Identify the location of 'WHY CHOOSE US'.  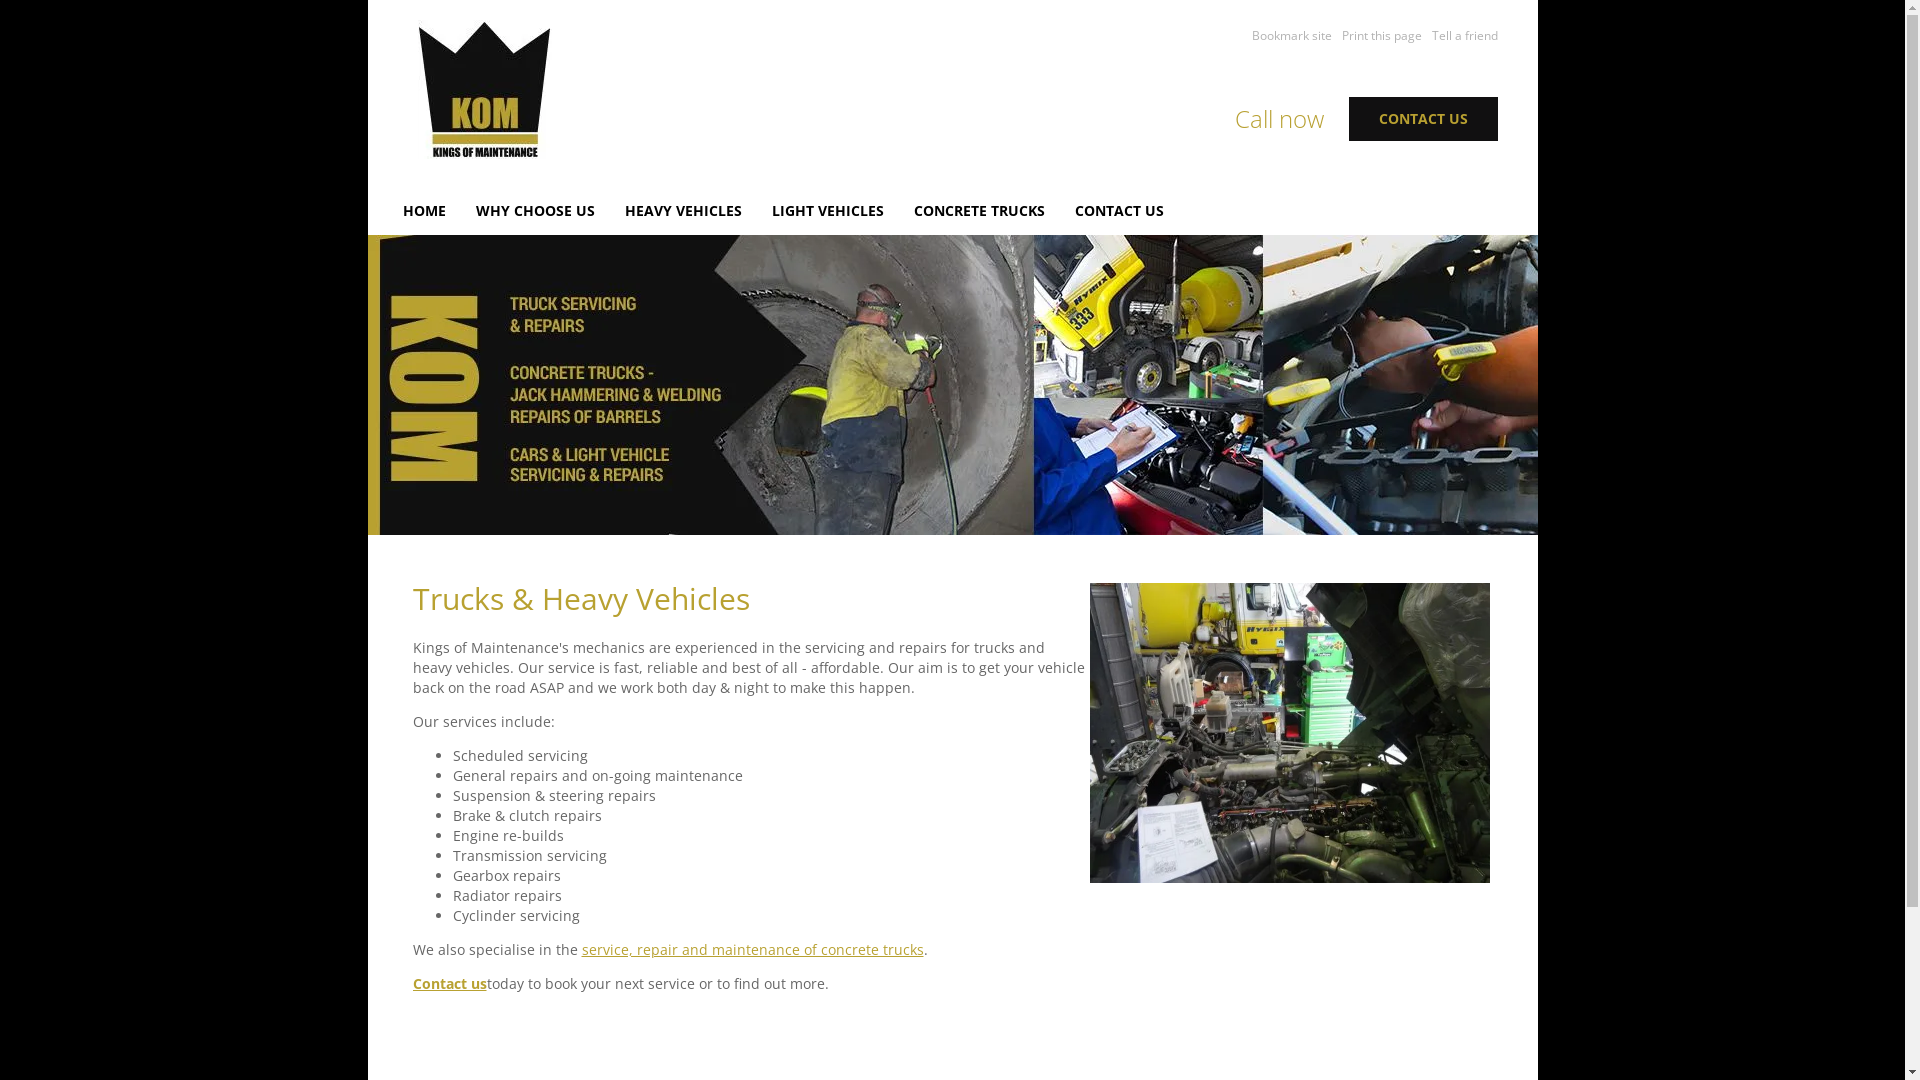
(535, 209).